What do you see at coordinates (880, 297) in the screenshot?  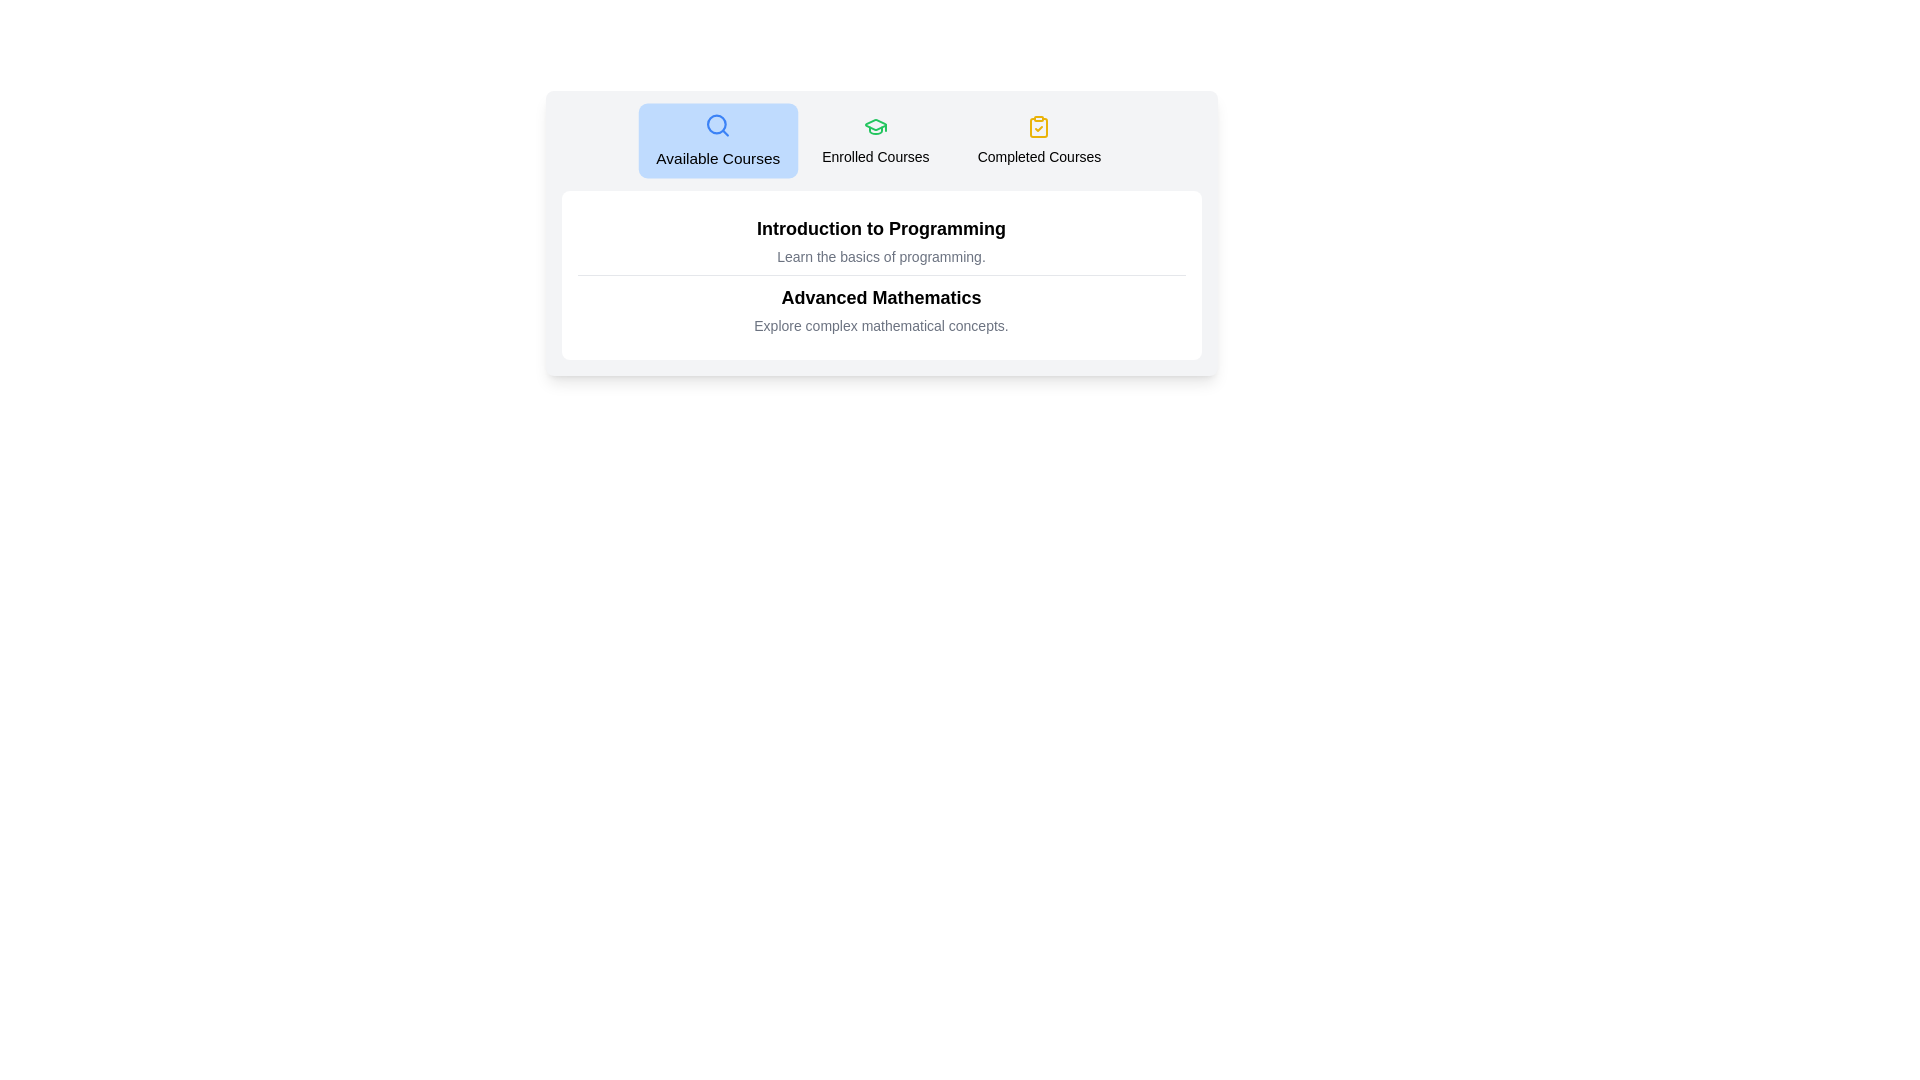 I see `the course titled Advanced Mathematics from the active tab` at bounding box center [880, 297].